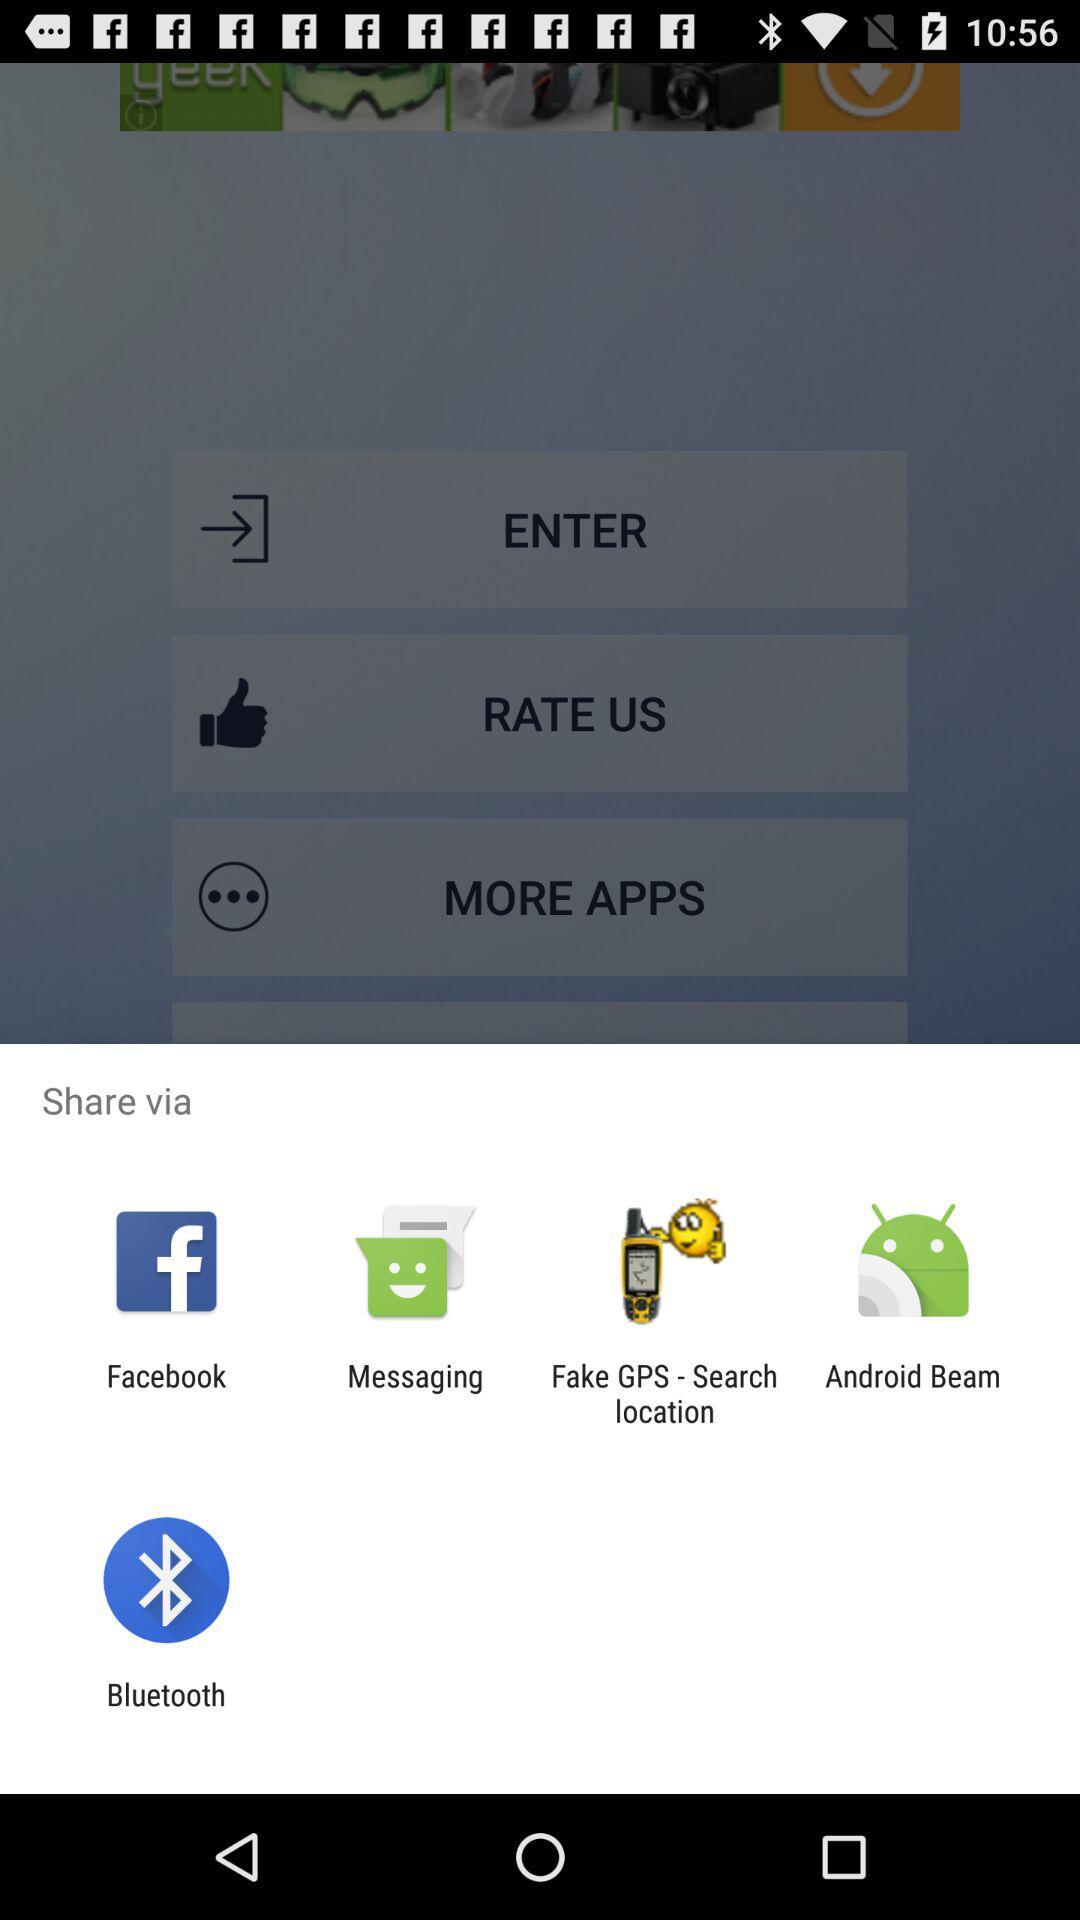  What do you see at coordinates (913, 1392) in the screenshot?
I see `android beam item` at bounding box center [913, 1392].